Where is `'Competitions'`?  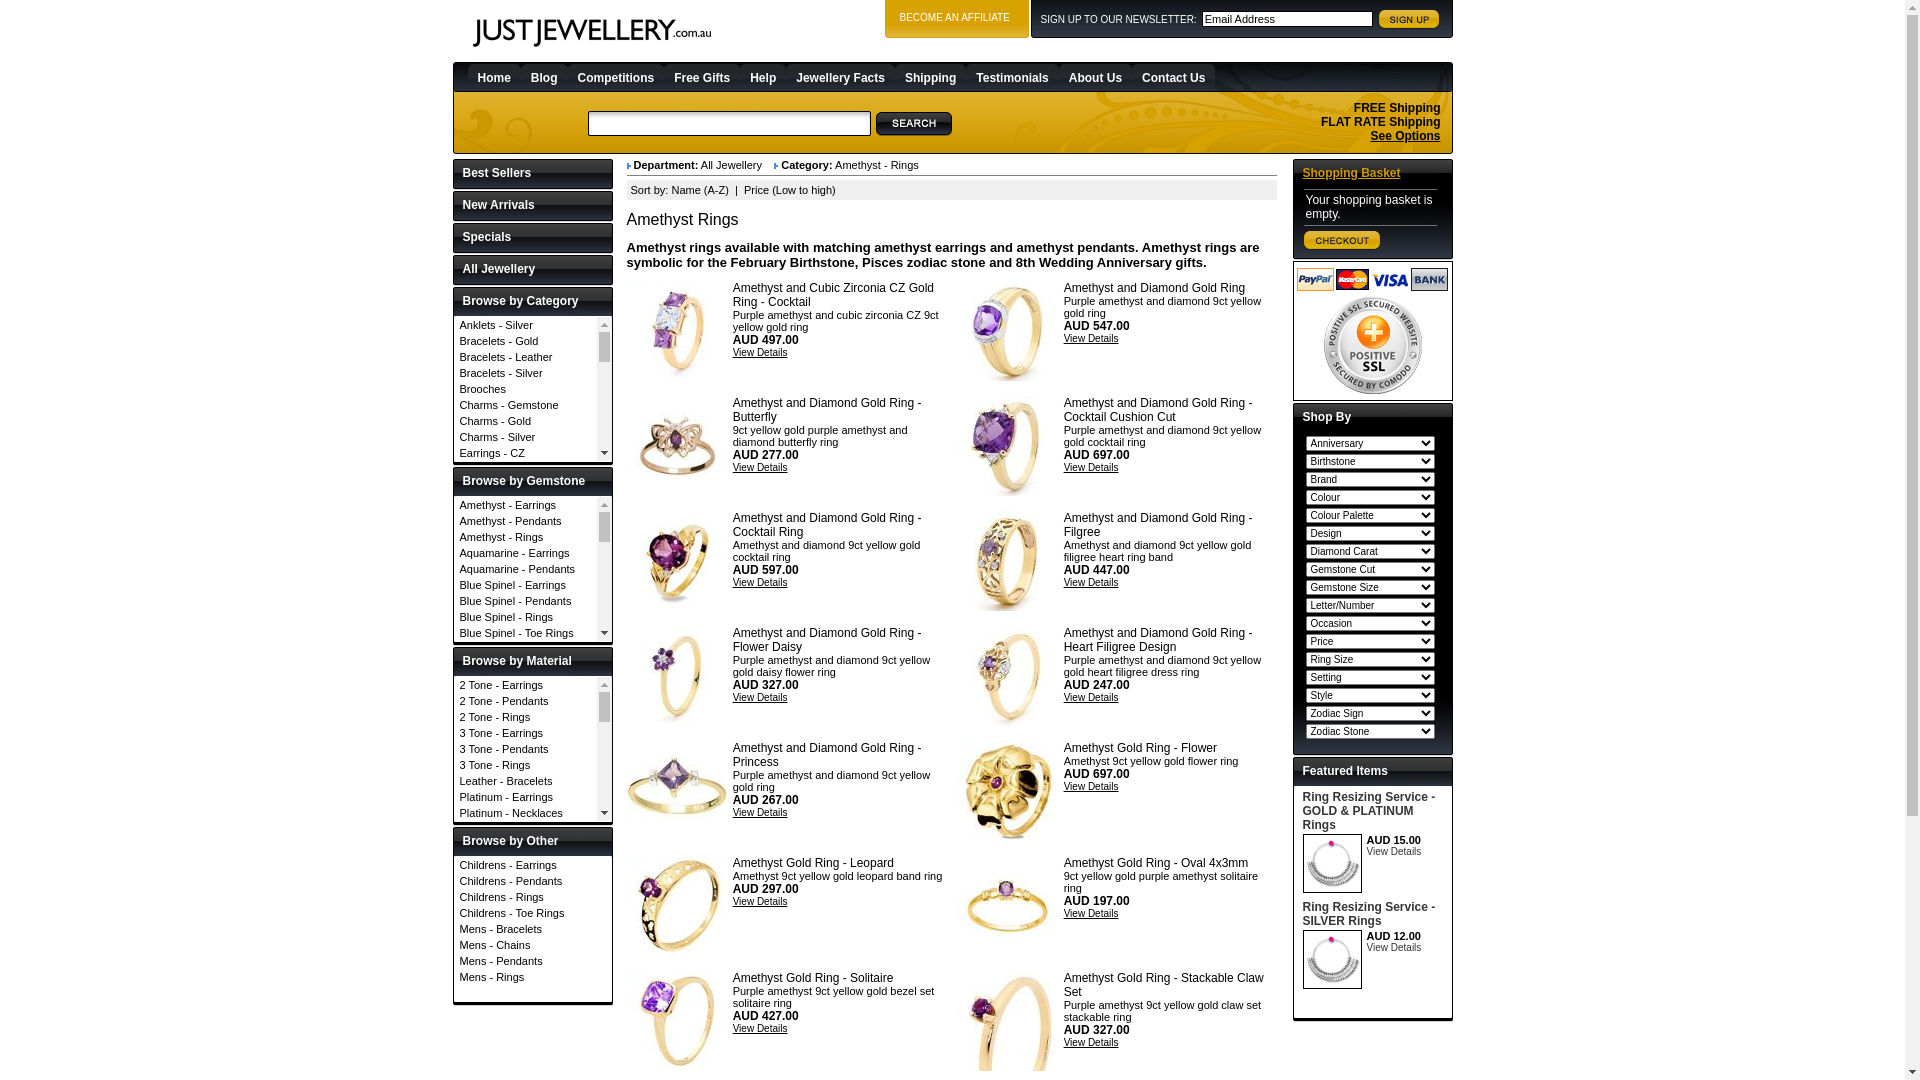
'Competitions' is located at coordinates (615, 76).